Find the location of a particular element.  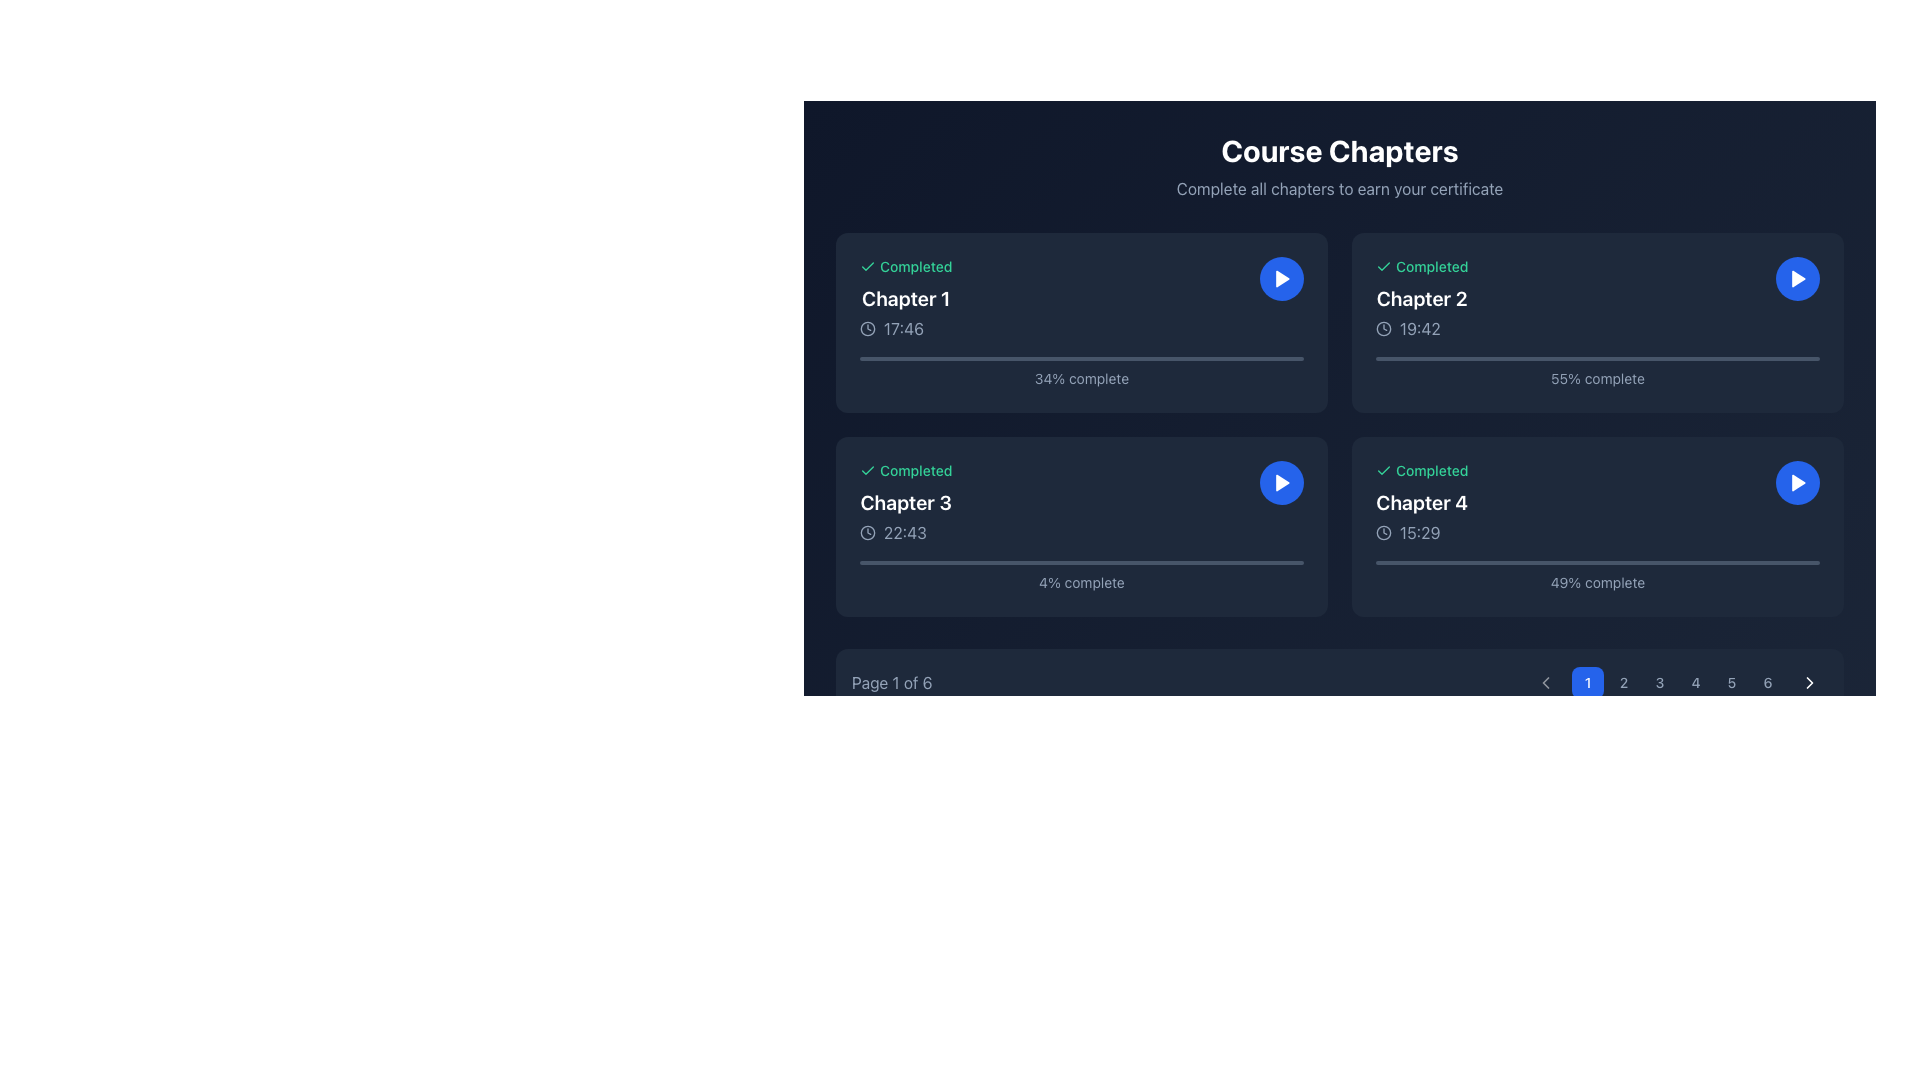

the static text element displaying 'Chapter 1' with the status indicators showing 'Completed' and the time '17:46', located in the top left corner of the course chapters section is located at coordinates (905, 299).